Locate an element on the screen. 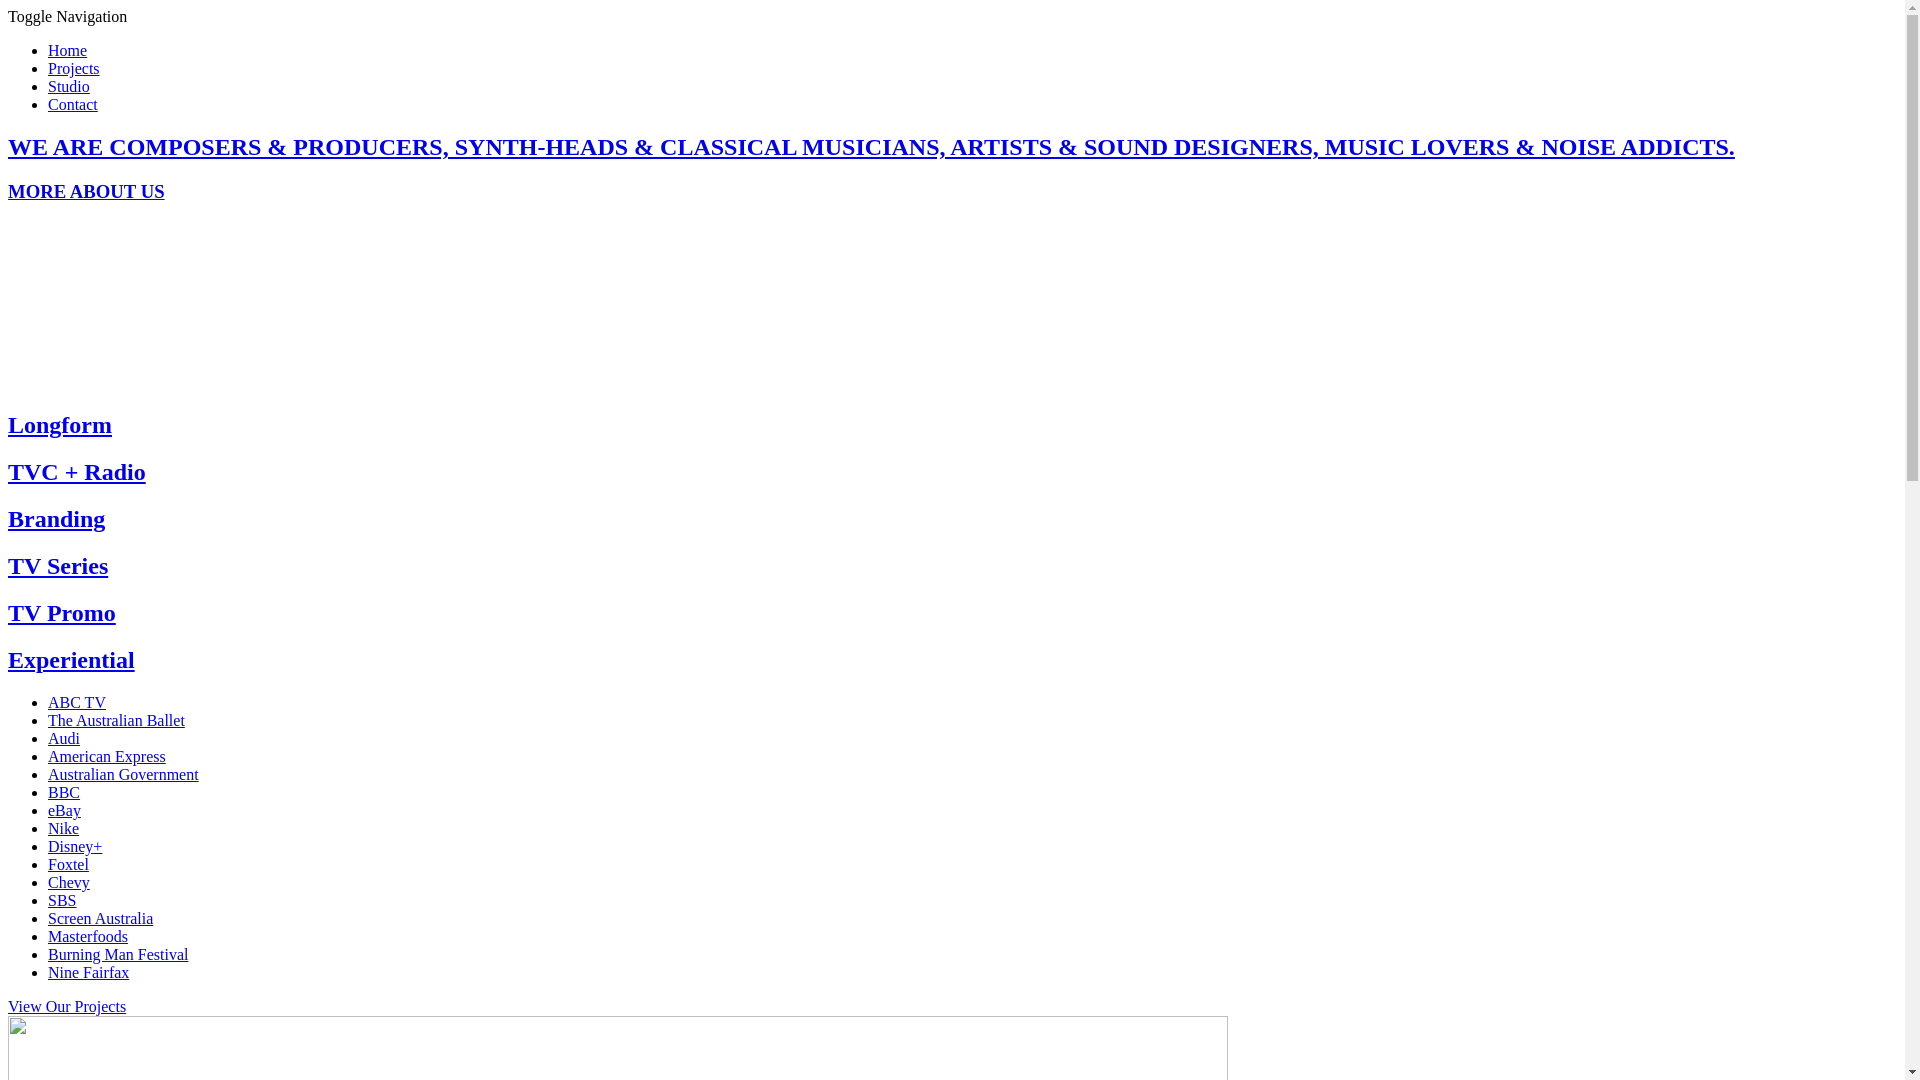 This screenshot has width=1920, height=1080. 'MORE ABOUT US' is located at coordinates (85, 191).